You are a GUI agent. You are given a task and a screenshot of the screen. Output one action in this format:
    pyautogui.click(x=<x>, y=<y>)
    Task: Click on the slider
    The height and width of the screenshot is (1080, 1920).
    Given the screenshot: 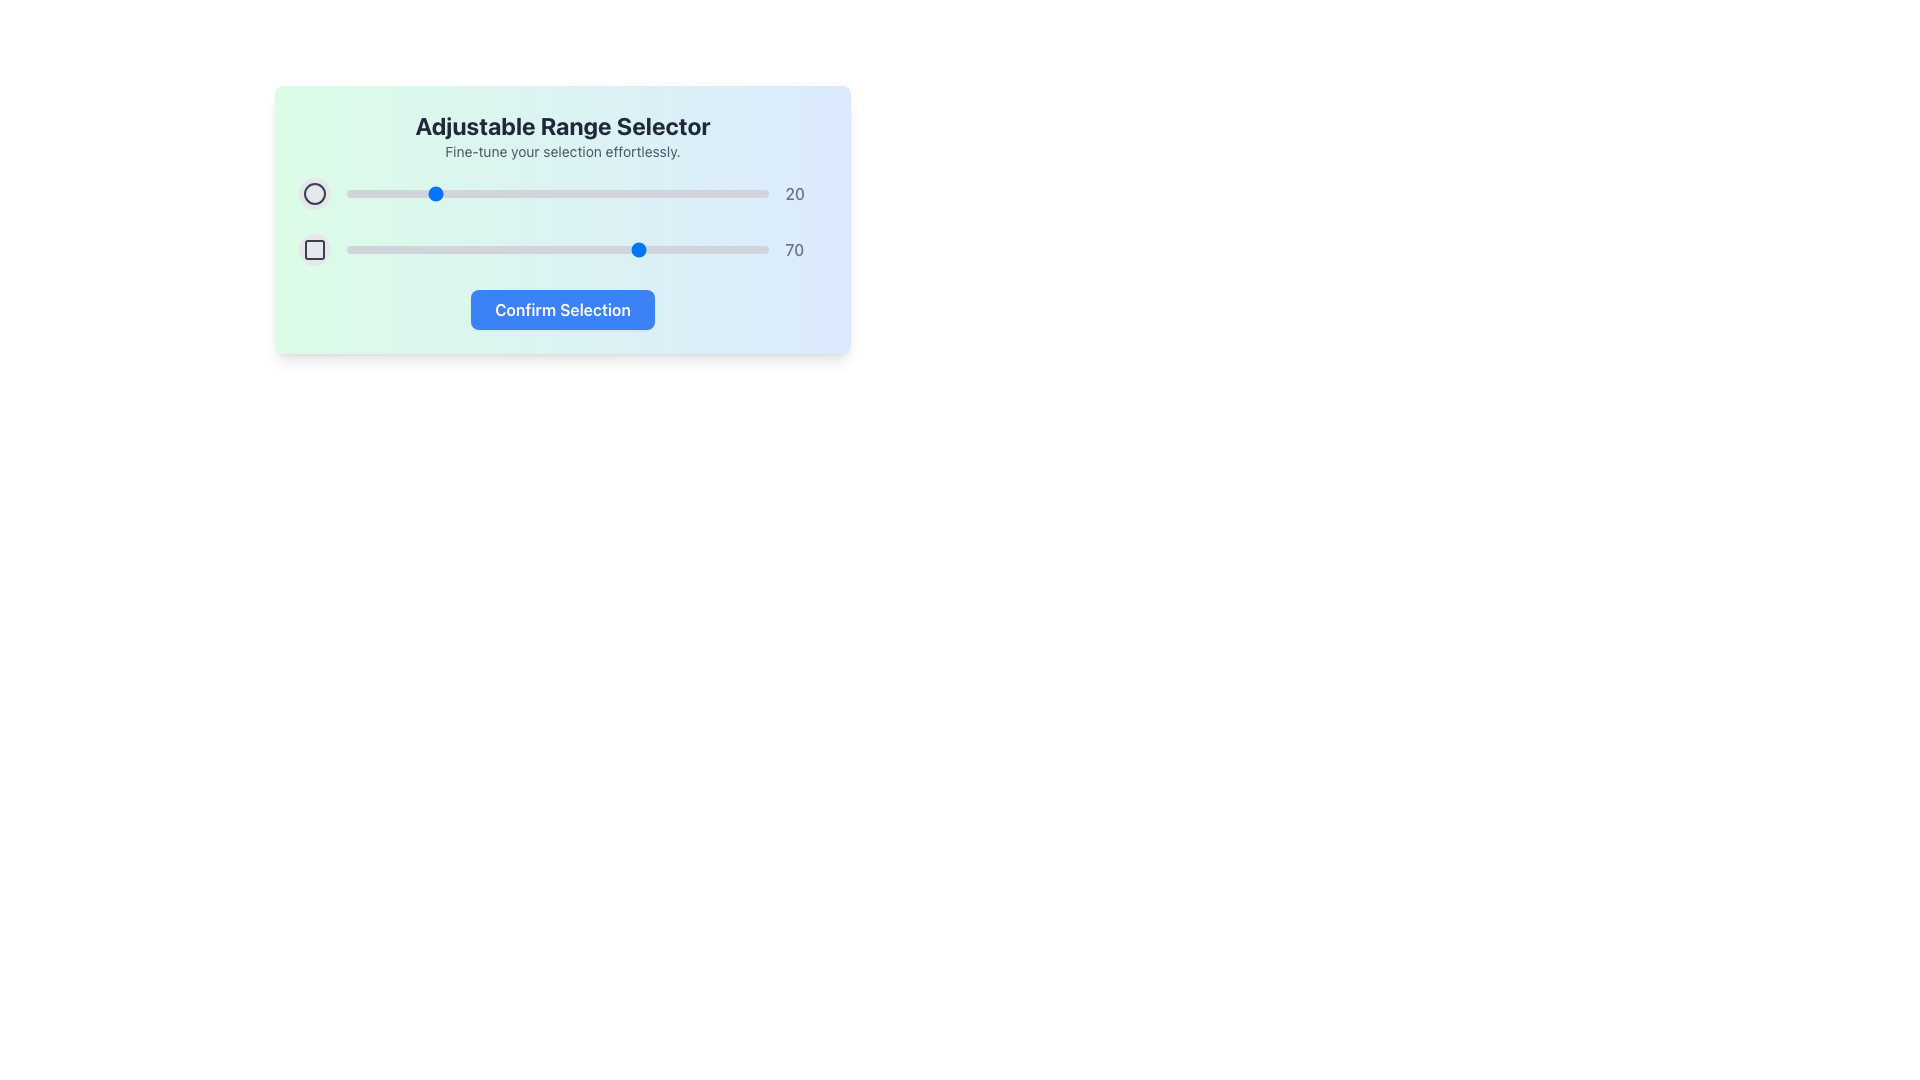 What is the action you would take?
    pyautogui.click(x=701, y=193)
    